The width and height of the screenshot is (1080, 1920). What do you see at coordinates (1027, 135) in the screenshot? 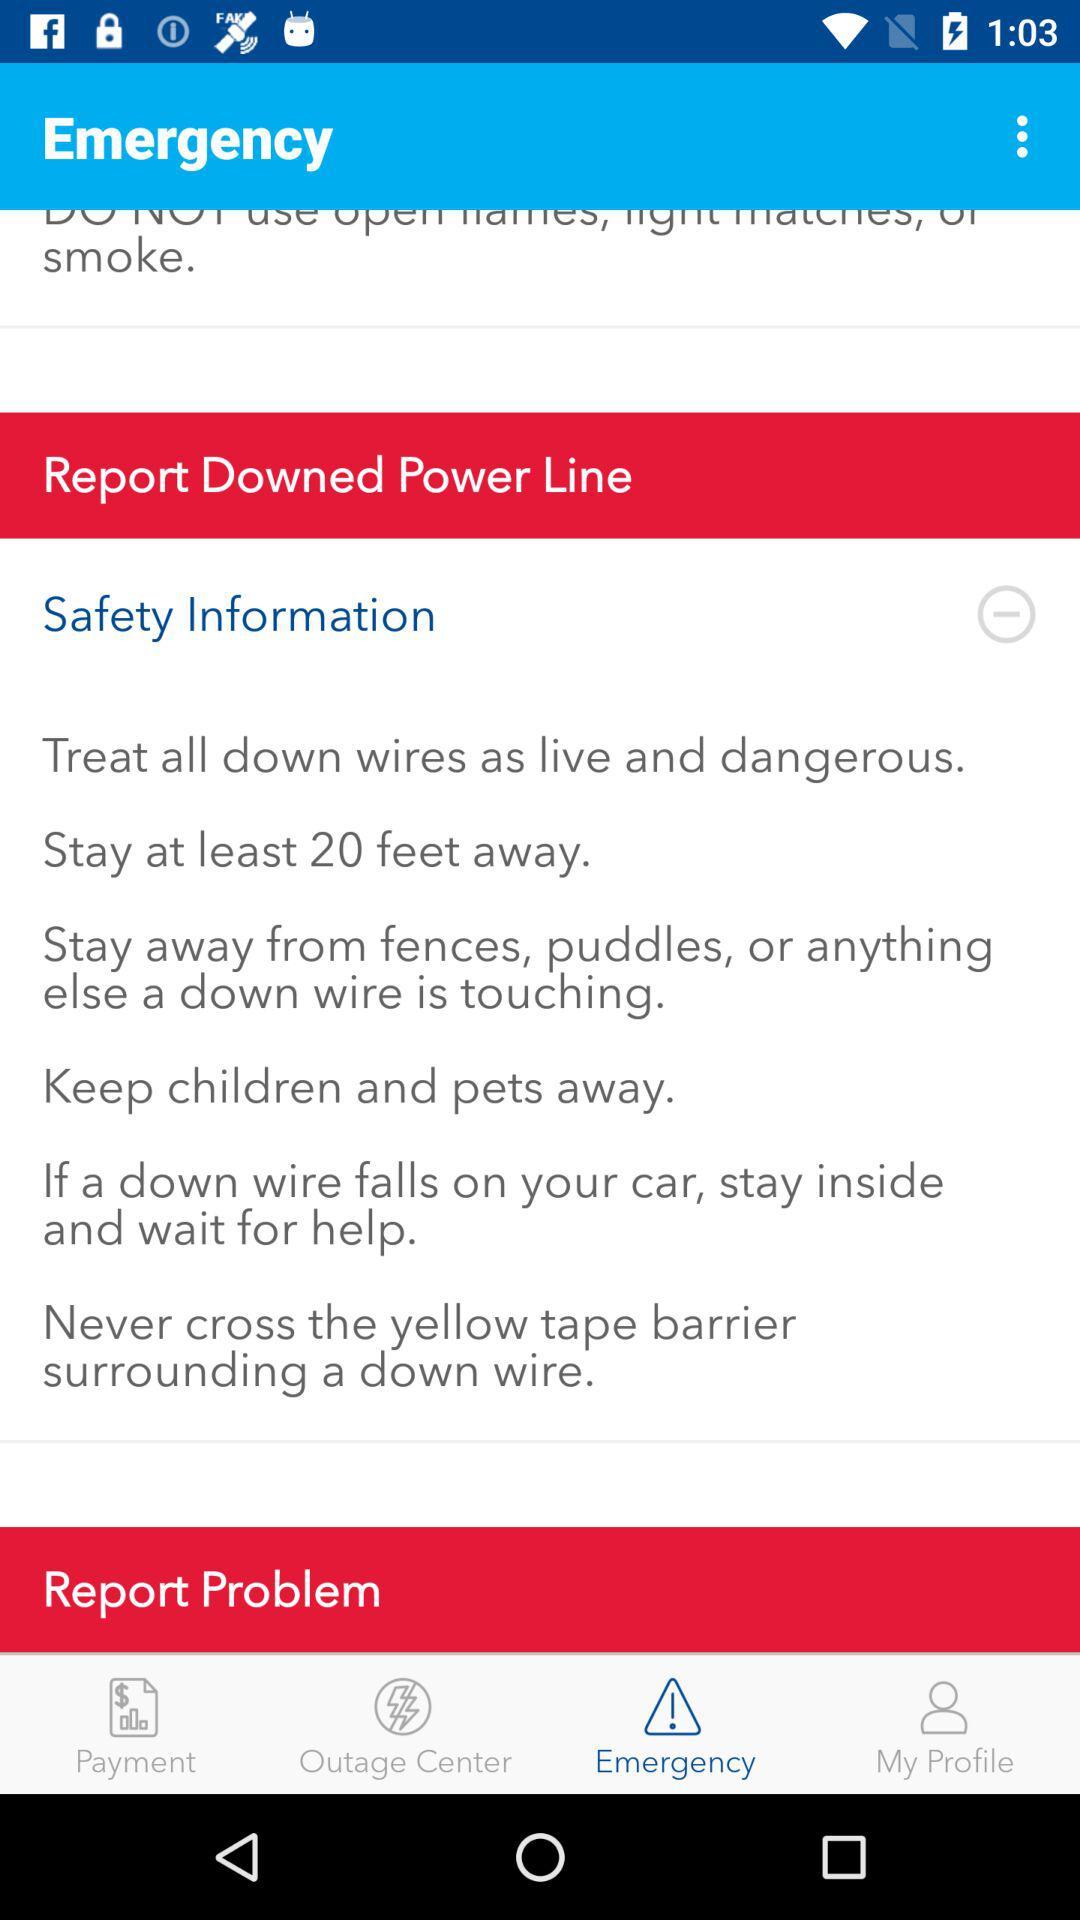
I see `the item above the gas leaks are` at bounding box center [1027, 135].